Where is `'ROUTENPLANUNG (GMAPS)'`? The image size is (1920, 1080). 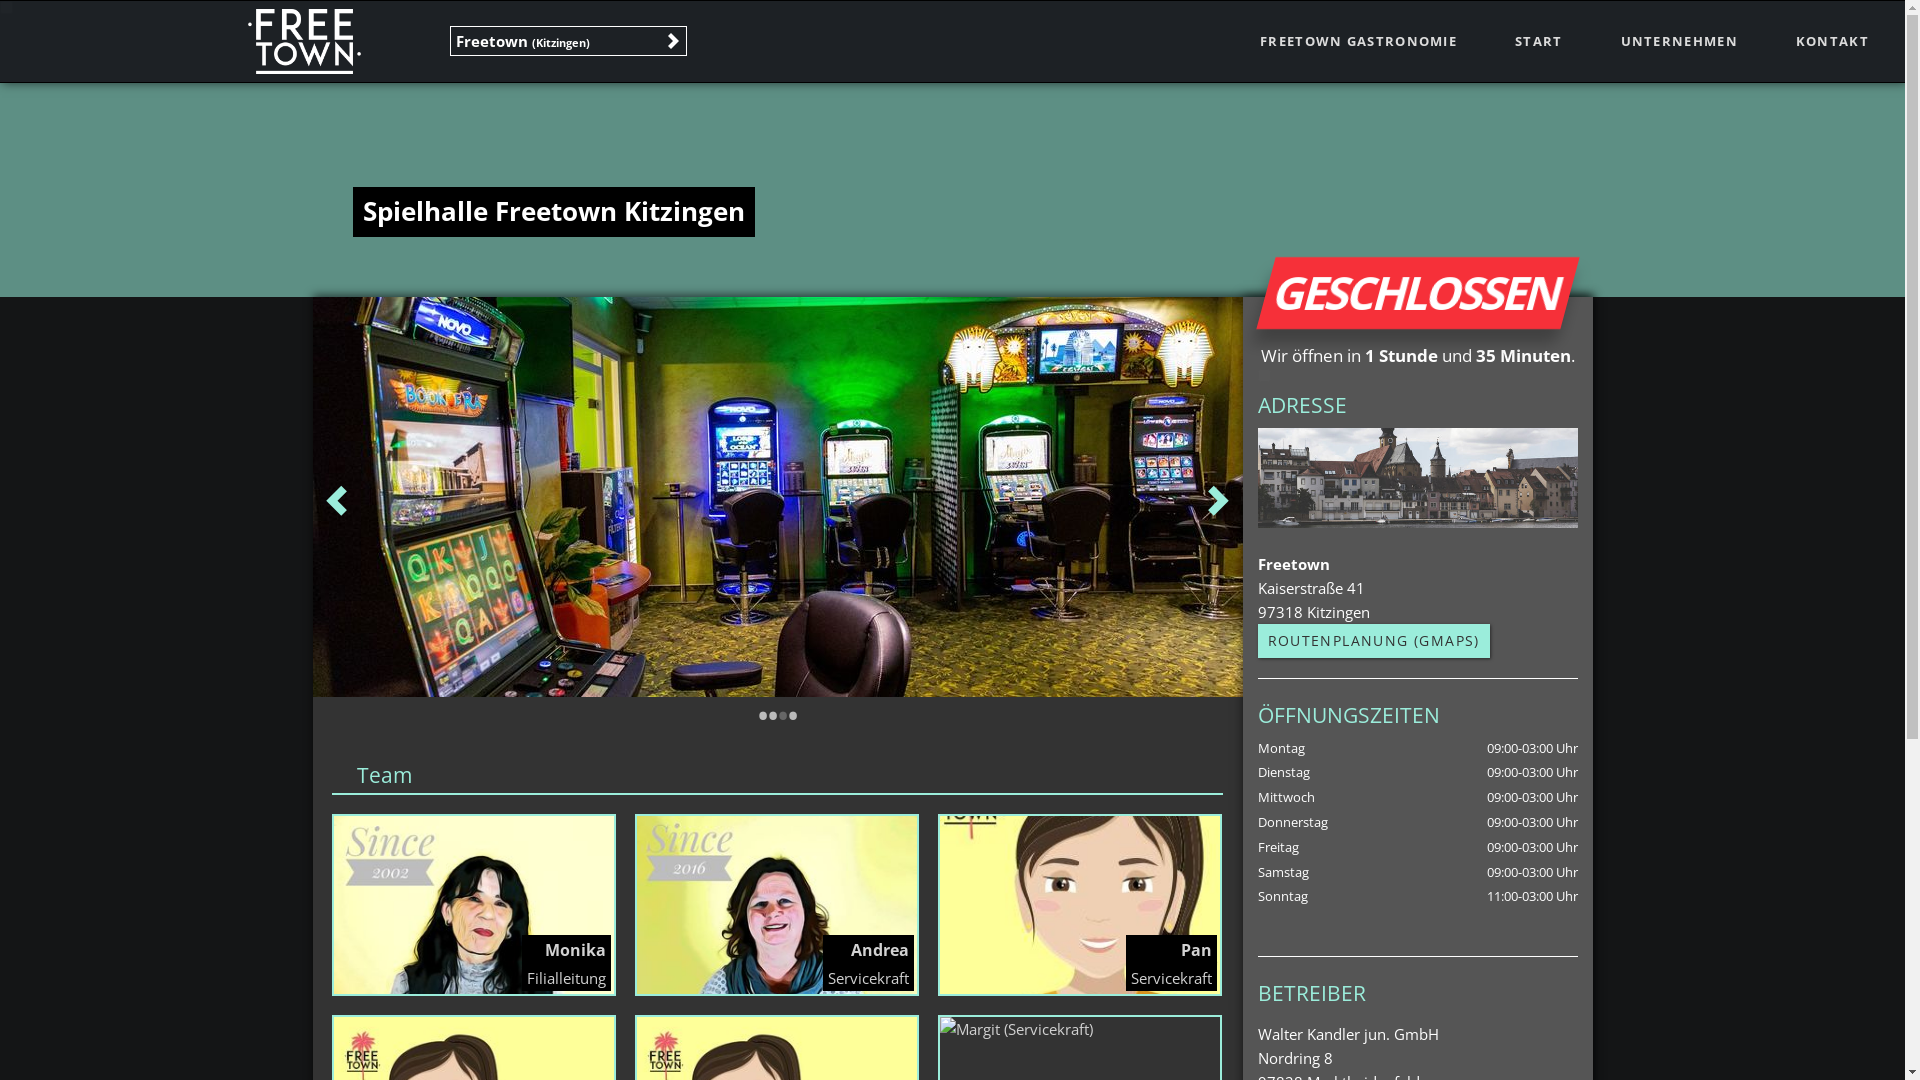
'ROUTENPLANUNG (GMAPS)' is located at coordinates (1372, 640).